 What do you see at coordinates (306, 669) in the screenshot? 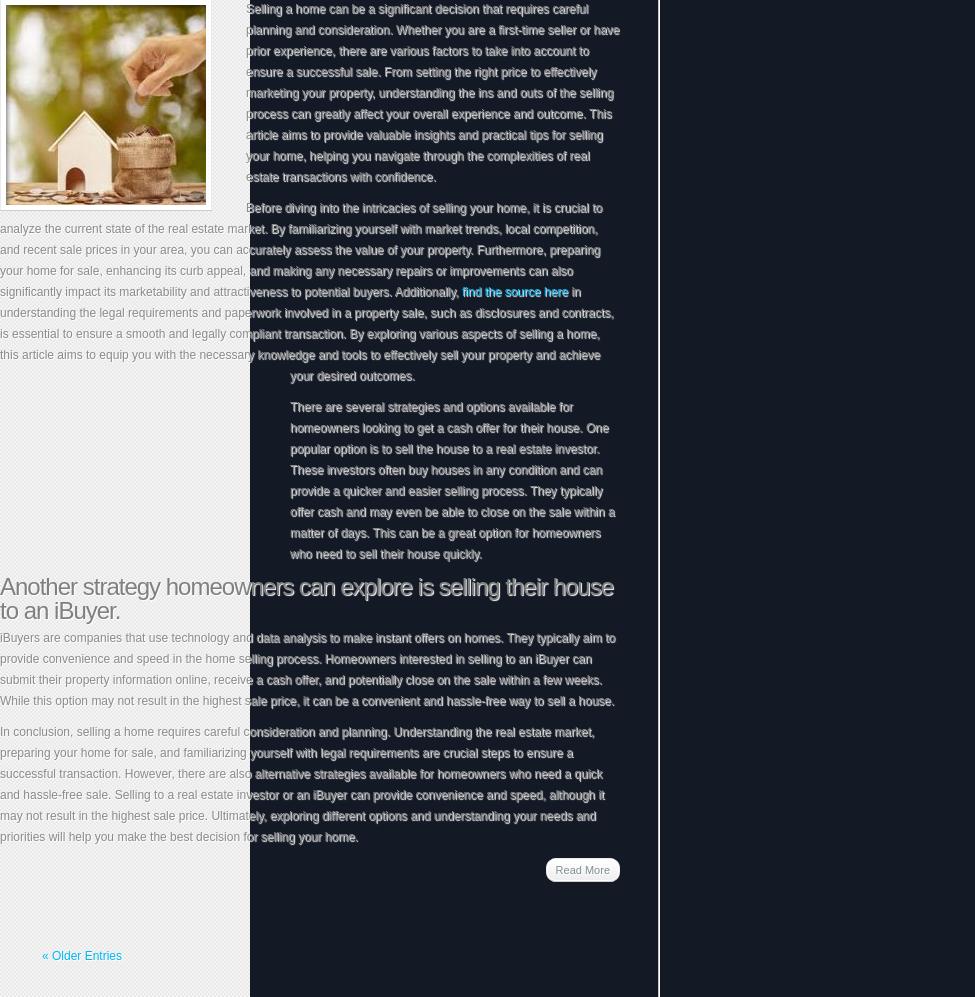
I see `'iBuyers are companies that use technology and data analysis to make instant offers on homes. They typically aim to provide convenience and speed in the home selling process. Homeowners interested in selling to an iBuyer can submit their property information online, receive a cash offer, and potentially close on the sale within a few weeks. While this option may not result in the highest sale price, it can be a convenient and hassle-free way to sell a house.'` at bounding box center [306, 669].